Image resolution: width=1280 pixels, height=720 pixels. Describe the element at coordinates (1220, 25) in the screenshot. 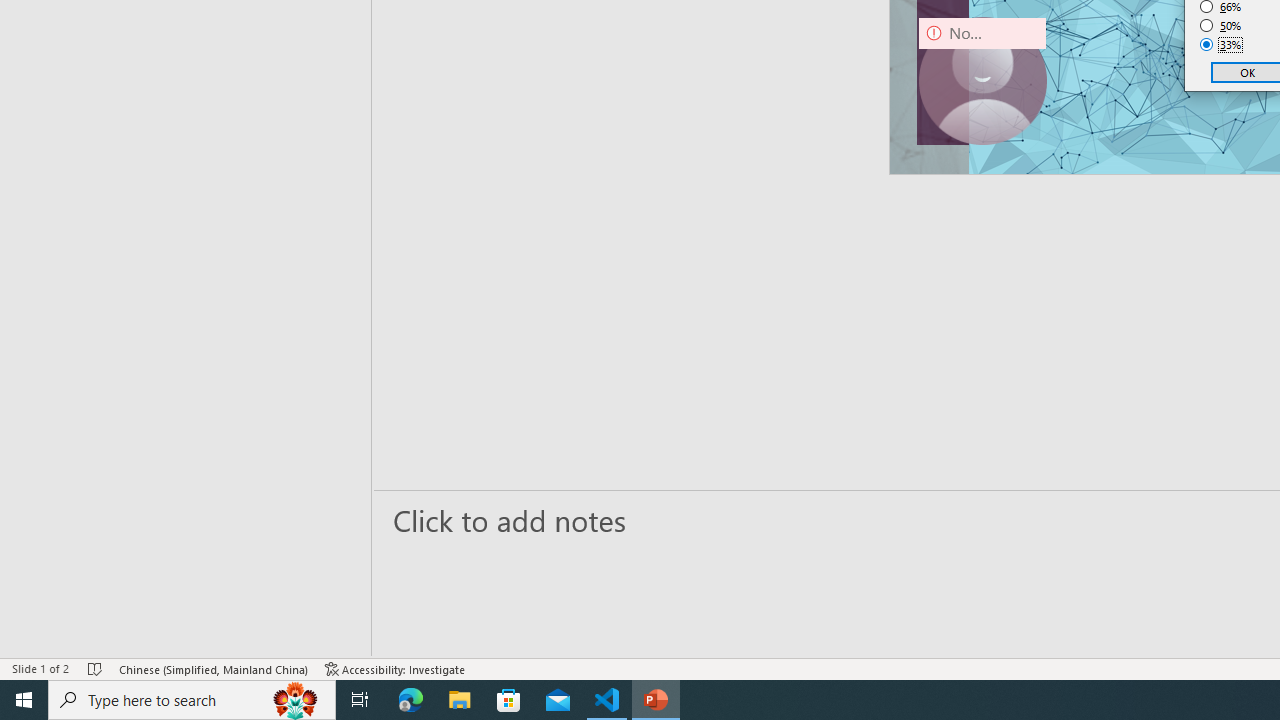

I see `'50%'` at that location.